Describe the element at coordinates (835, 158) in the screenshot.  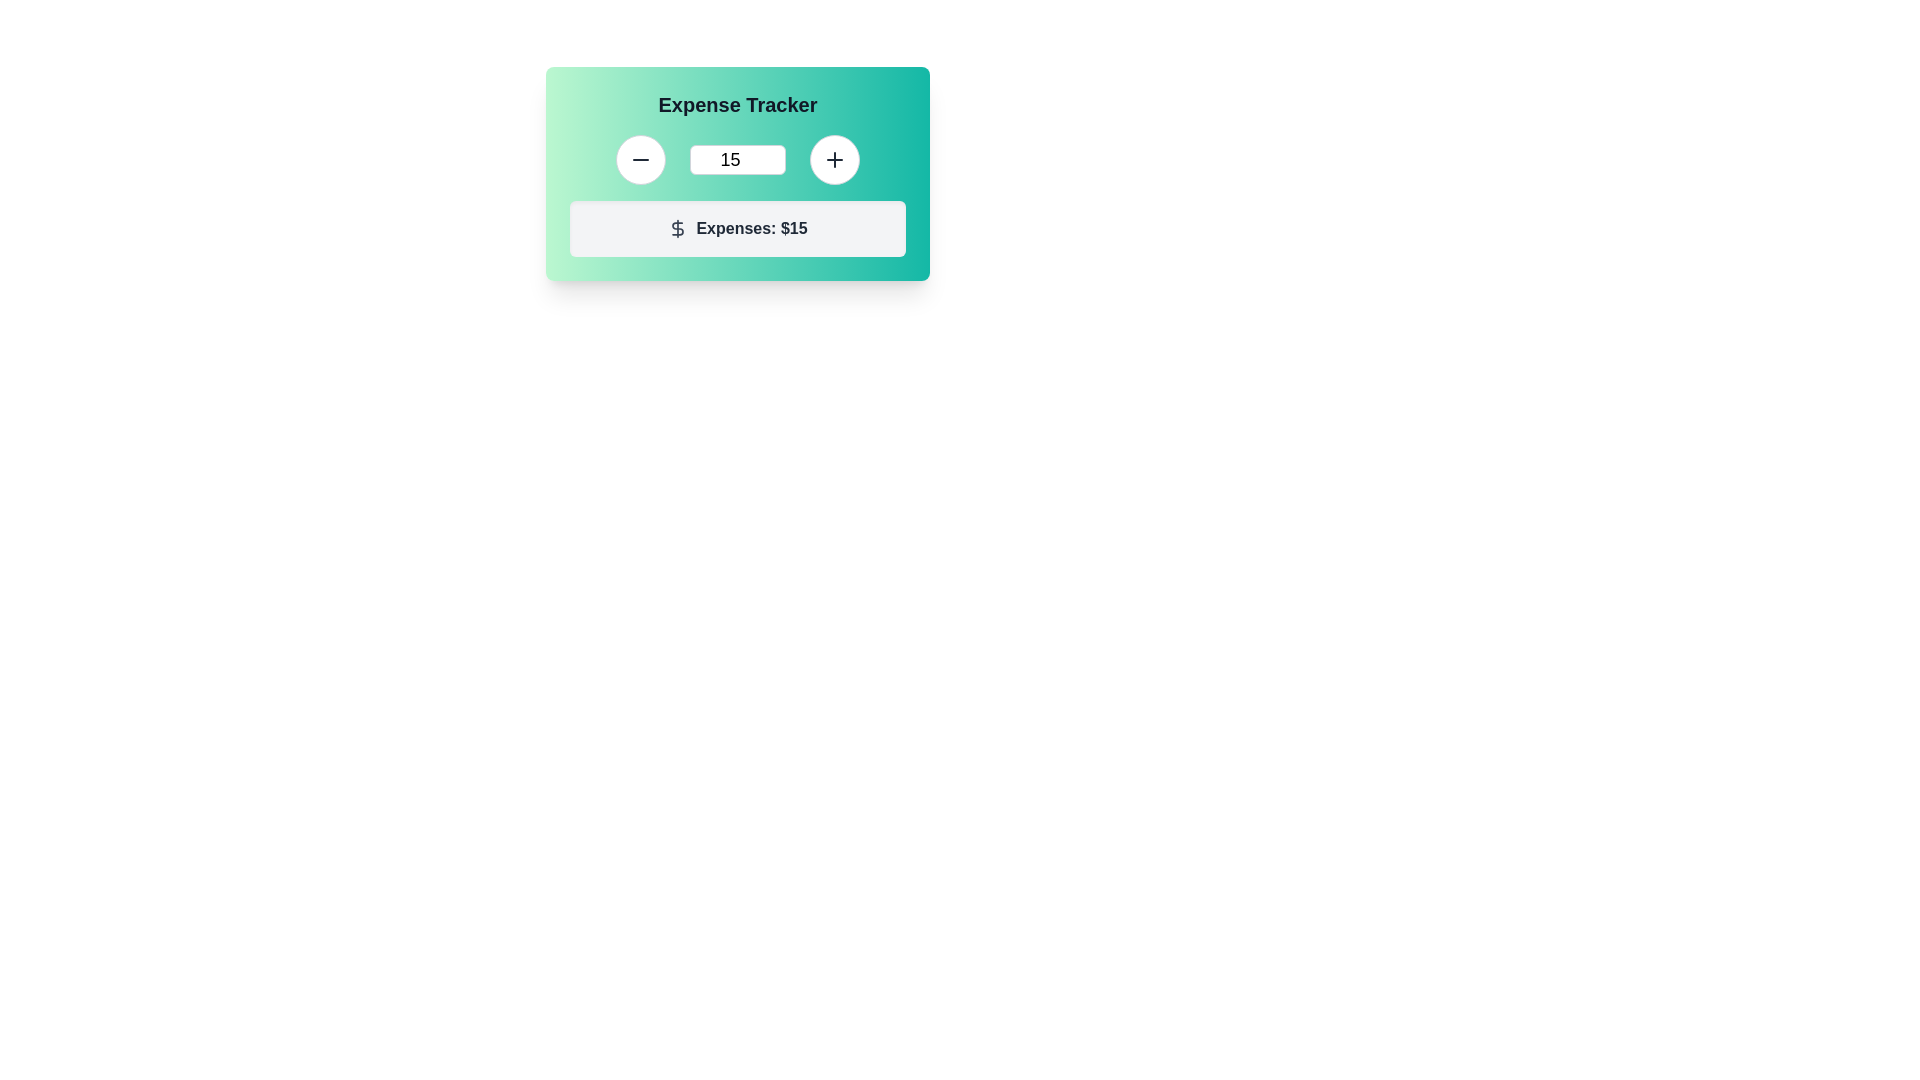
I see `the increment button located on the far right of the UI group, adjacent to a text input box displaying the value '15'` at that location.